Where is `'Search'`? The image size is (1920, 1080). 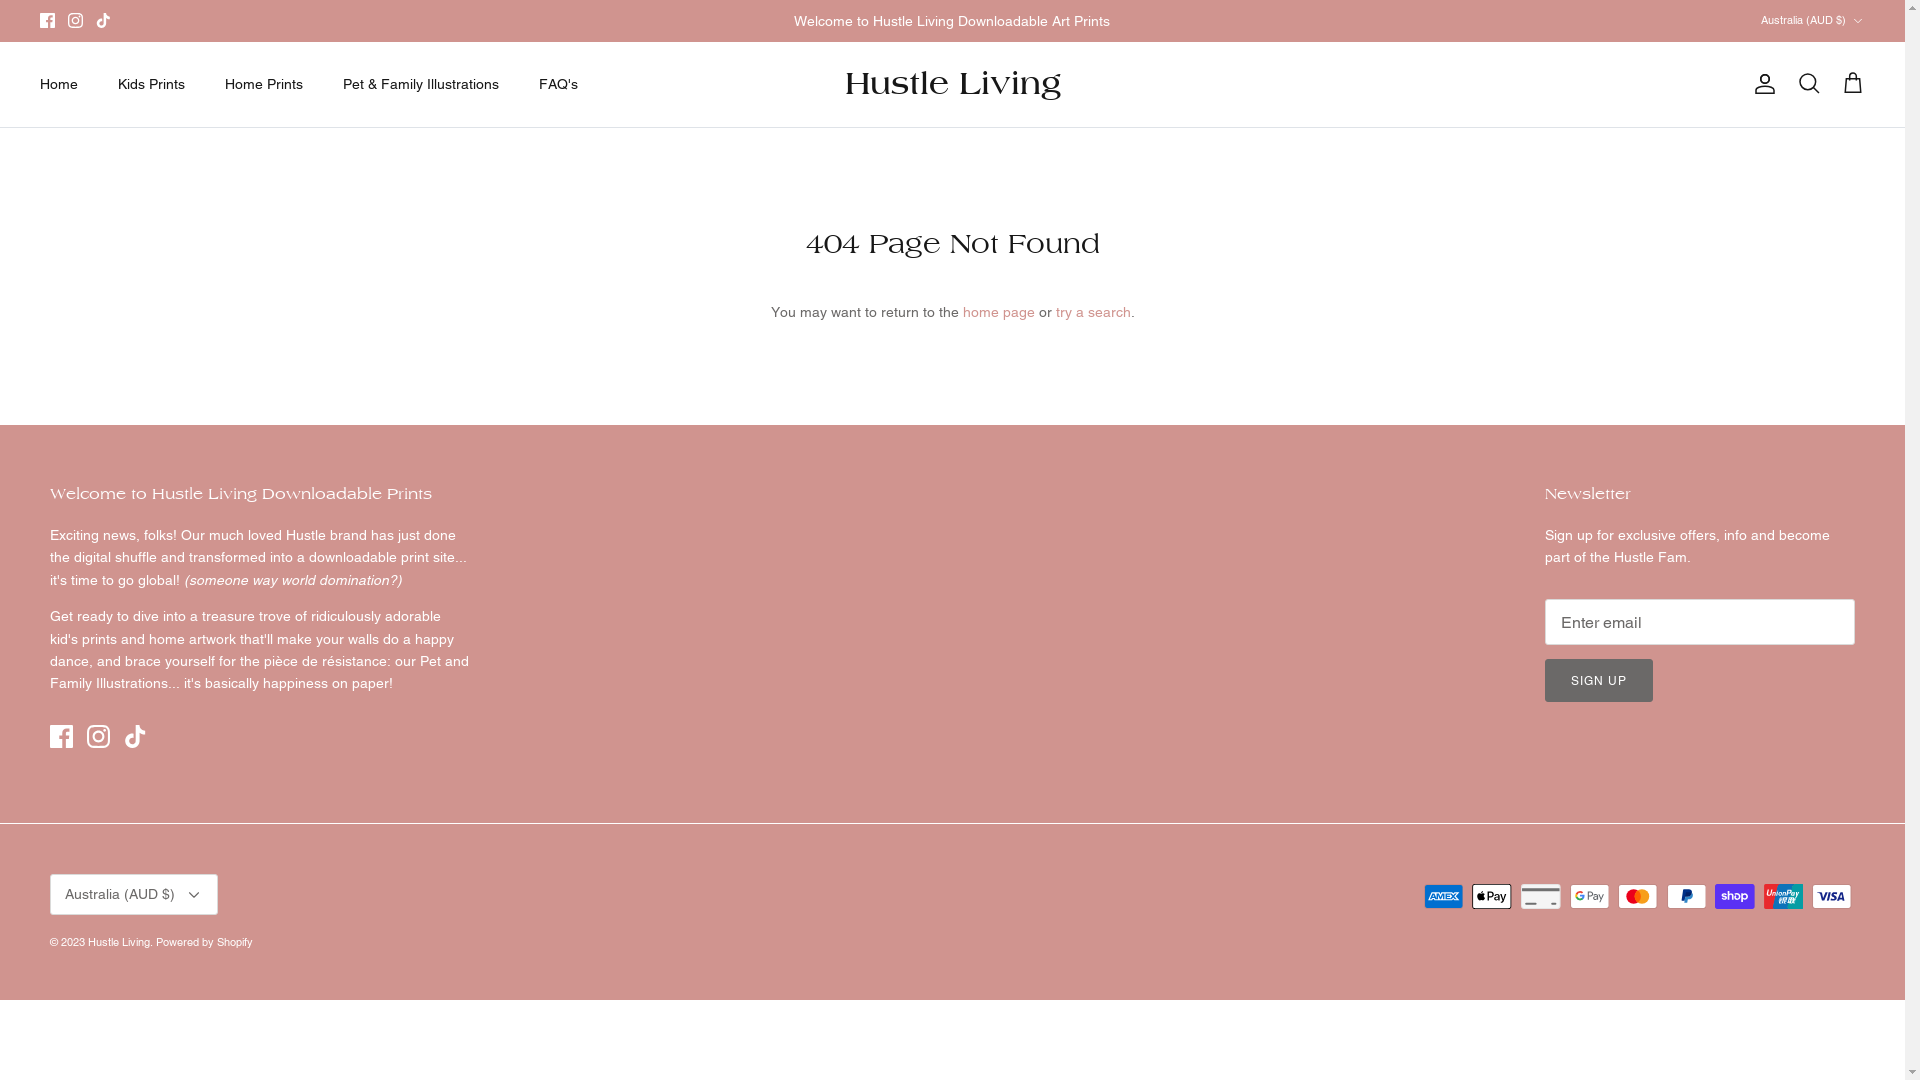 'Search' is located at coordinates (1809, 83).